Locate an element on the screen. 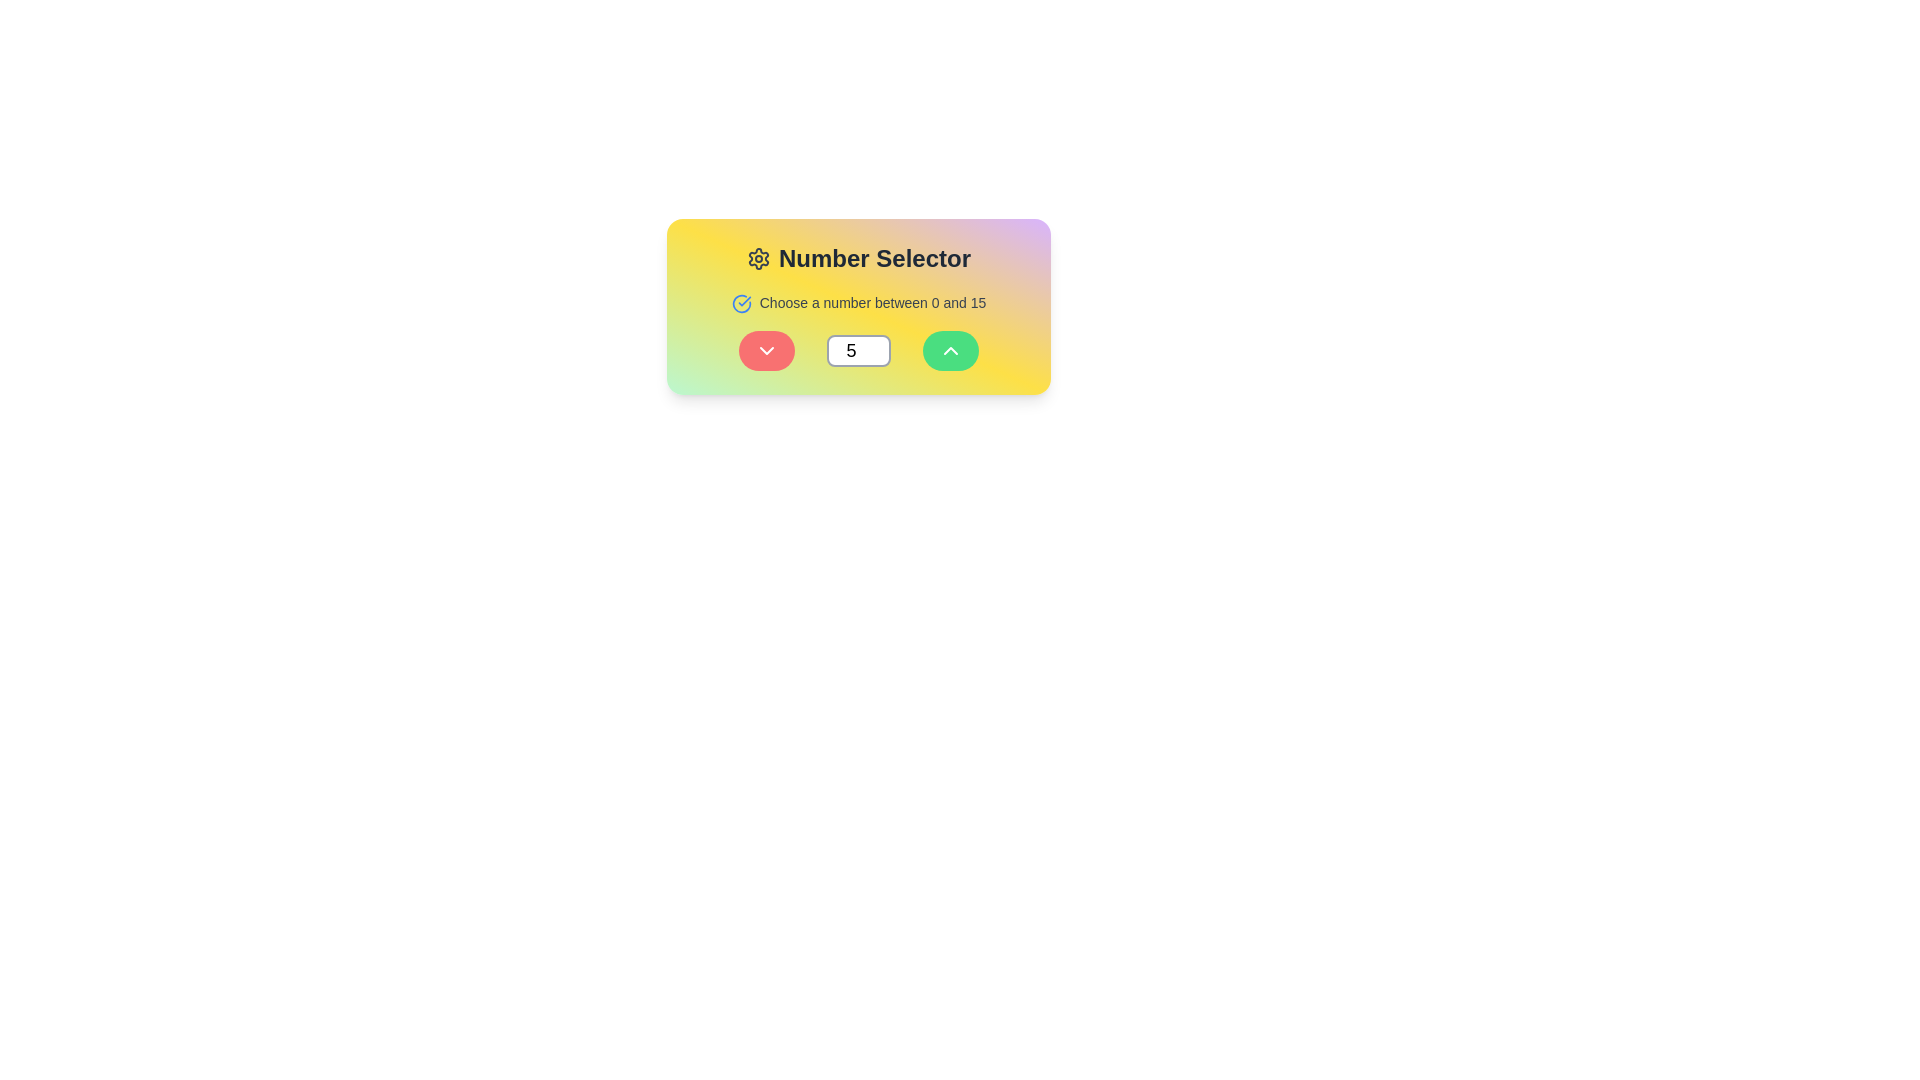 The width and height of the screenshot is (1920, 1080). the settings cog icon located within the 'Number Selector' section is located at coordinates (757, 257).